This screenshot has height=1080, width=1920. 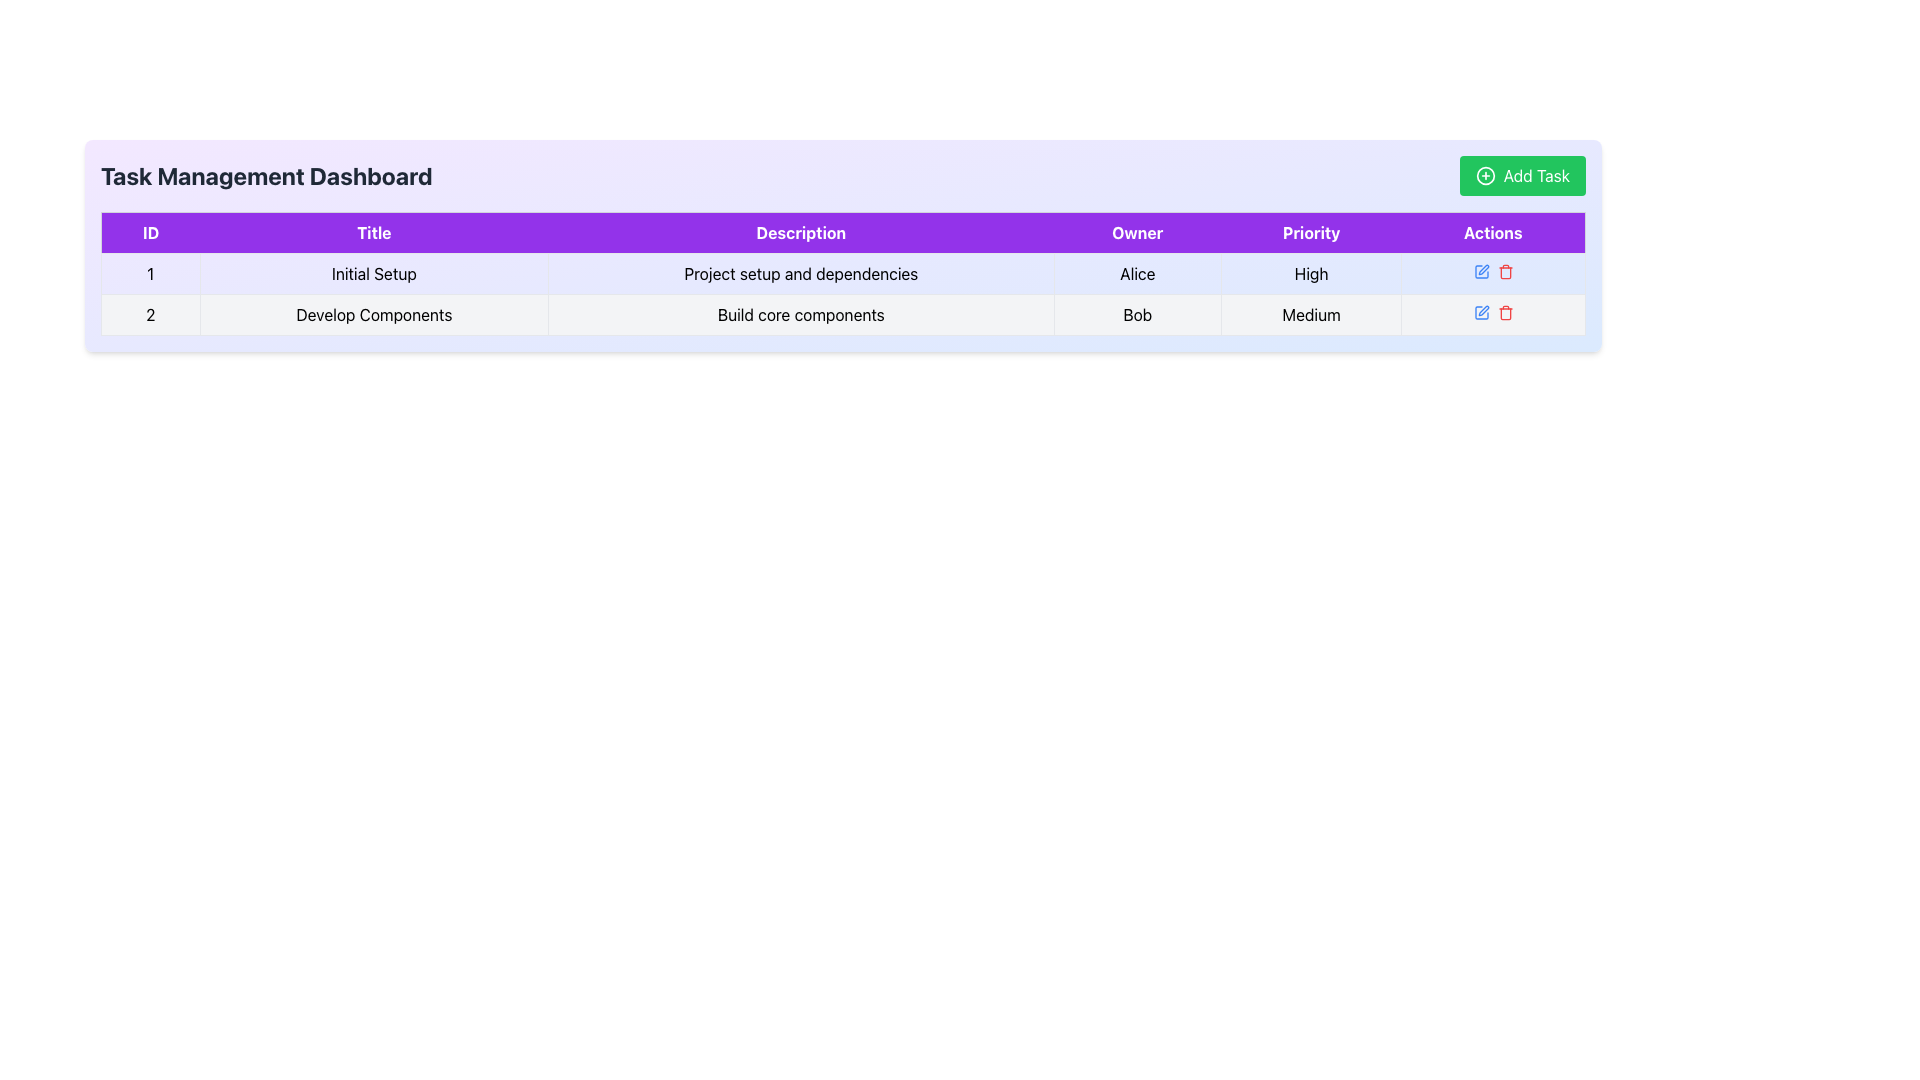 What do you see at coordinates (1481, 312) in the screenshot?
I see `the blue pen icon button in the 'Actions' column of the second row, which corresponds to the task 'Develop Components'` at bounding box center [1481, 312].